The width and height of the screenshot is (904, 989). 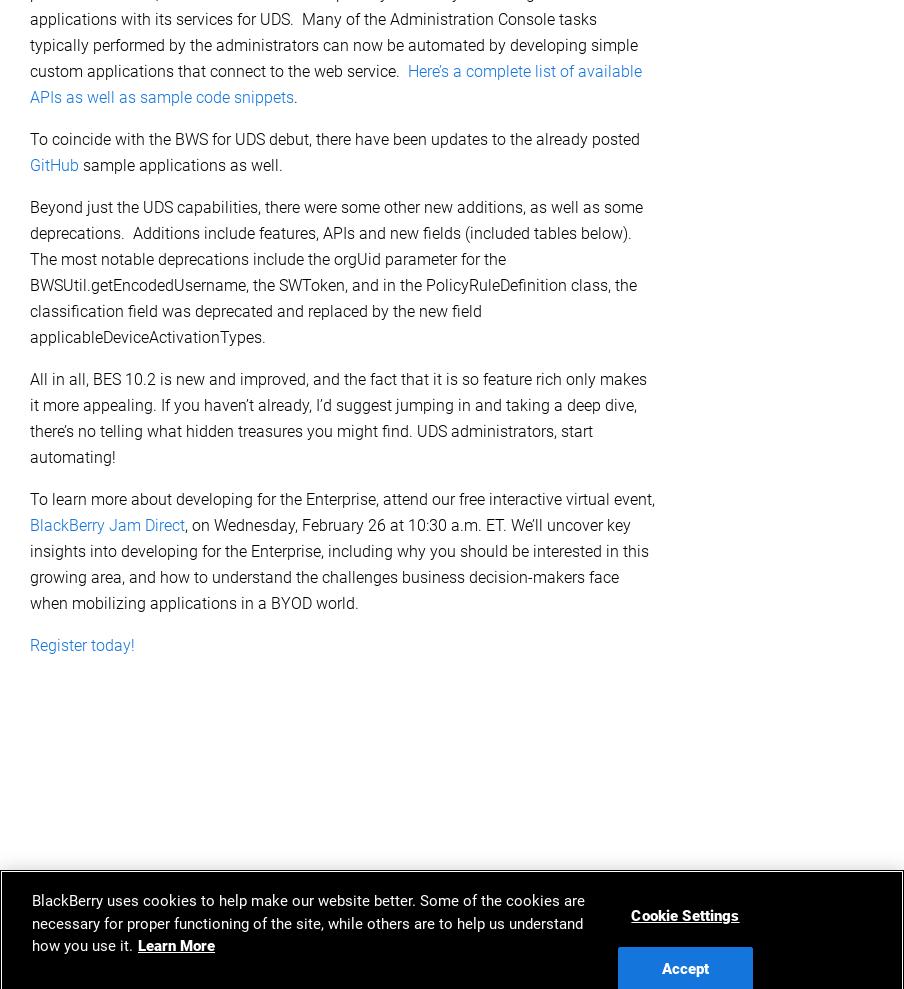 What do you see at coordinates (107, 524) in the screenshot?
I see `'BlackBerry Jam Direct'` at bounding box center [107, 524].